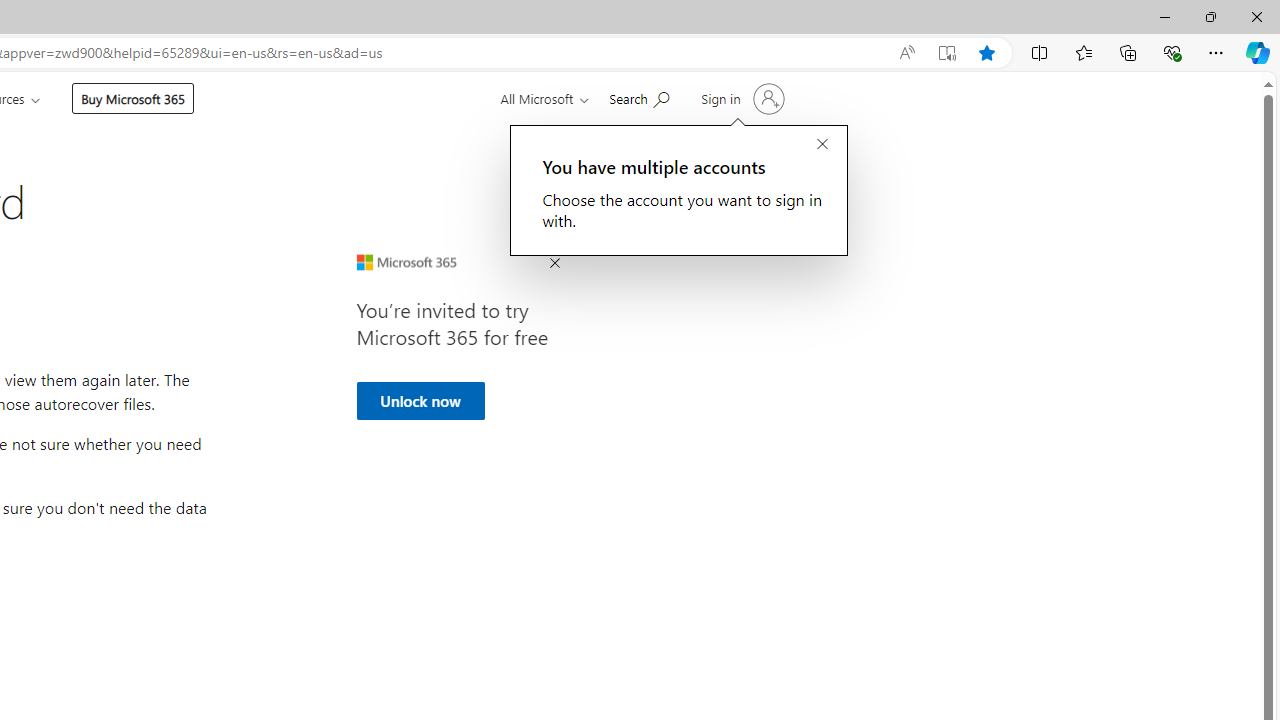  What do you see at coordinates (419, 400) in the screenshot?
I see `'Unlock now'` at bounding box center [419, 400].